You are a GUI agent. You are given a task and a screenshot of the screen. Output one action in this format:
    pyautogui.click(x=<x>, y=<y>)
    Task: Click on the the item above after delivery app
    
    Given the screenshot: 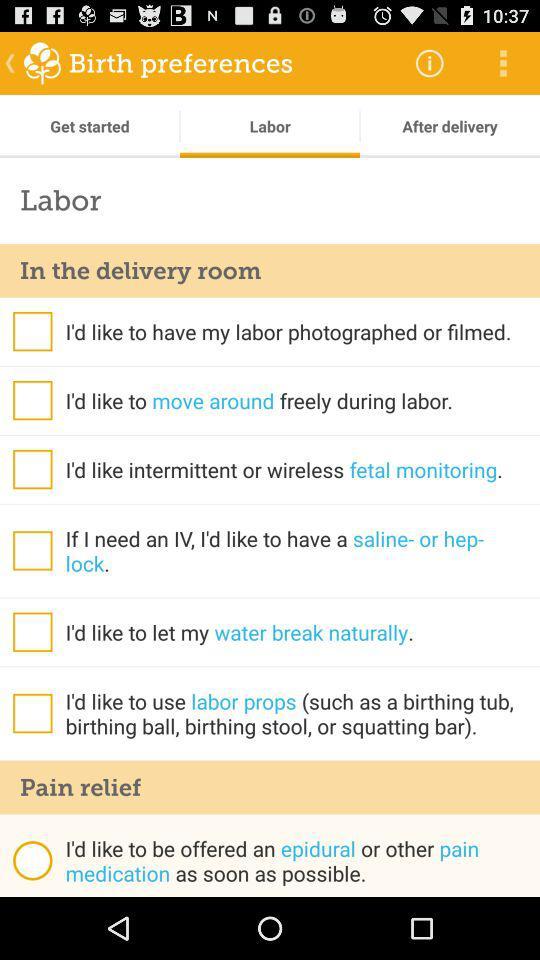 What is the action you would take?
    pyautogui.click(x=502, y=62)
    